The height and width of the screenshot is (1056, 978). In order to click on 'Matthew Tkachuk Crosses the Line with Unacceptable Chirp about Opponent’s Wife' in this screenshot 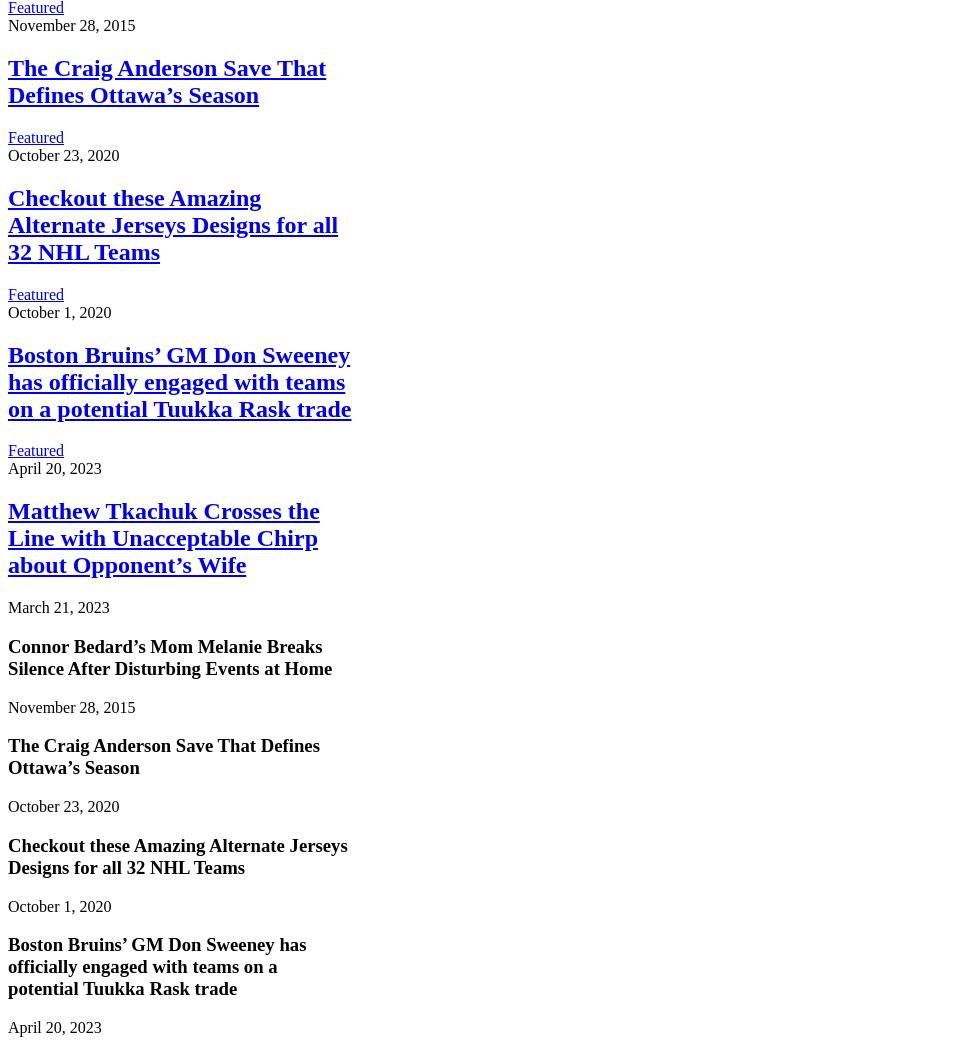, I will do `click(163, 538)`.